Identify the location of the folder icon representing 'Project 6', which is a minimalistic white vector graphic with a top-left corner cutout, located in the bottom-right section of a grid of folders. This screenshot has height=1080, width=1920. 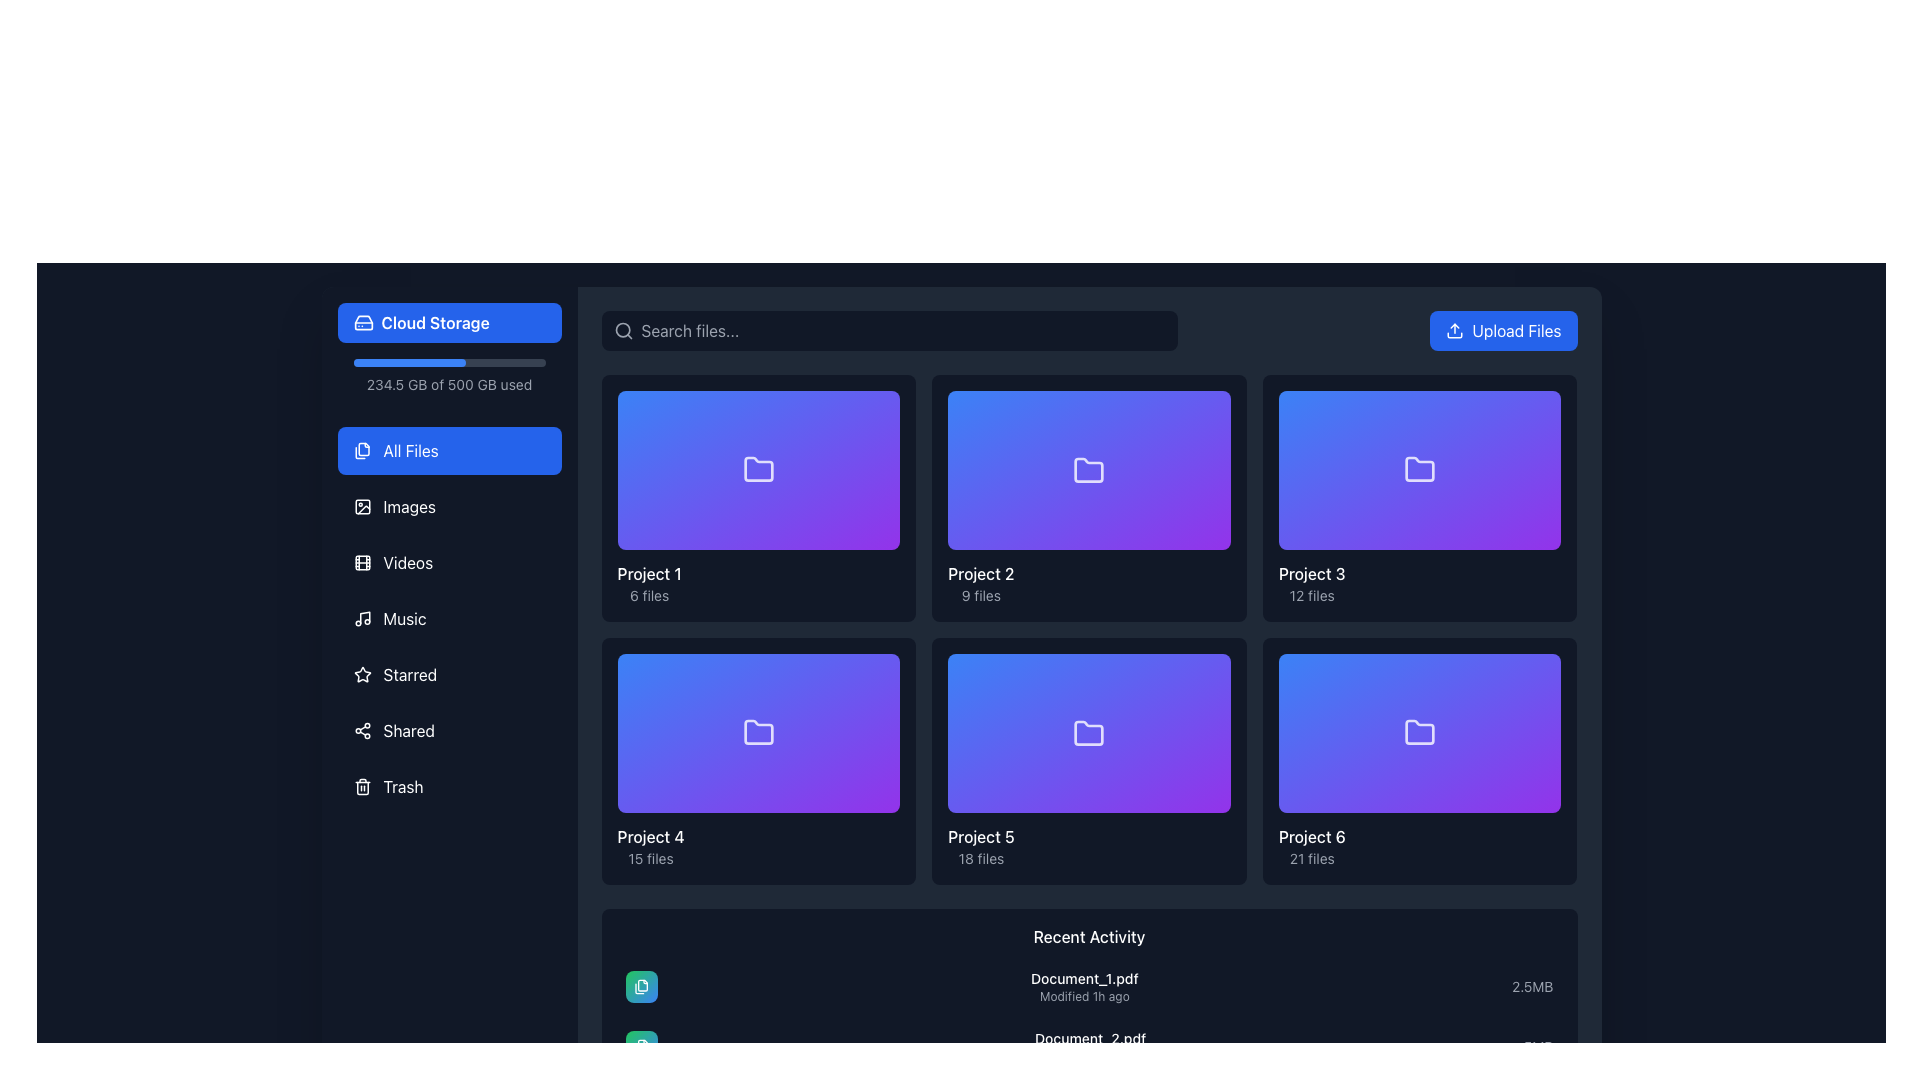
(1419, 732).